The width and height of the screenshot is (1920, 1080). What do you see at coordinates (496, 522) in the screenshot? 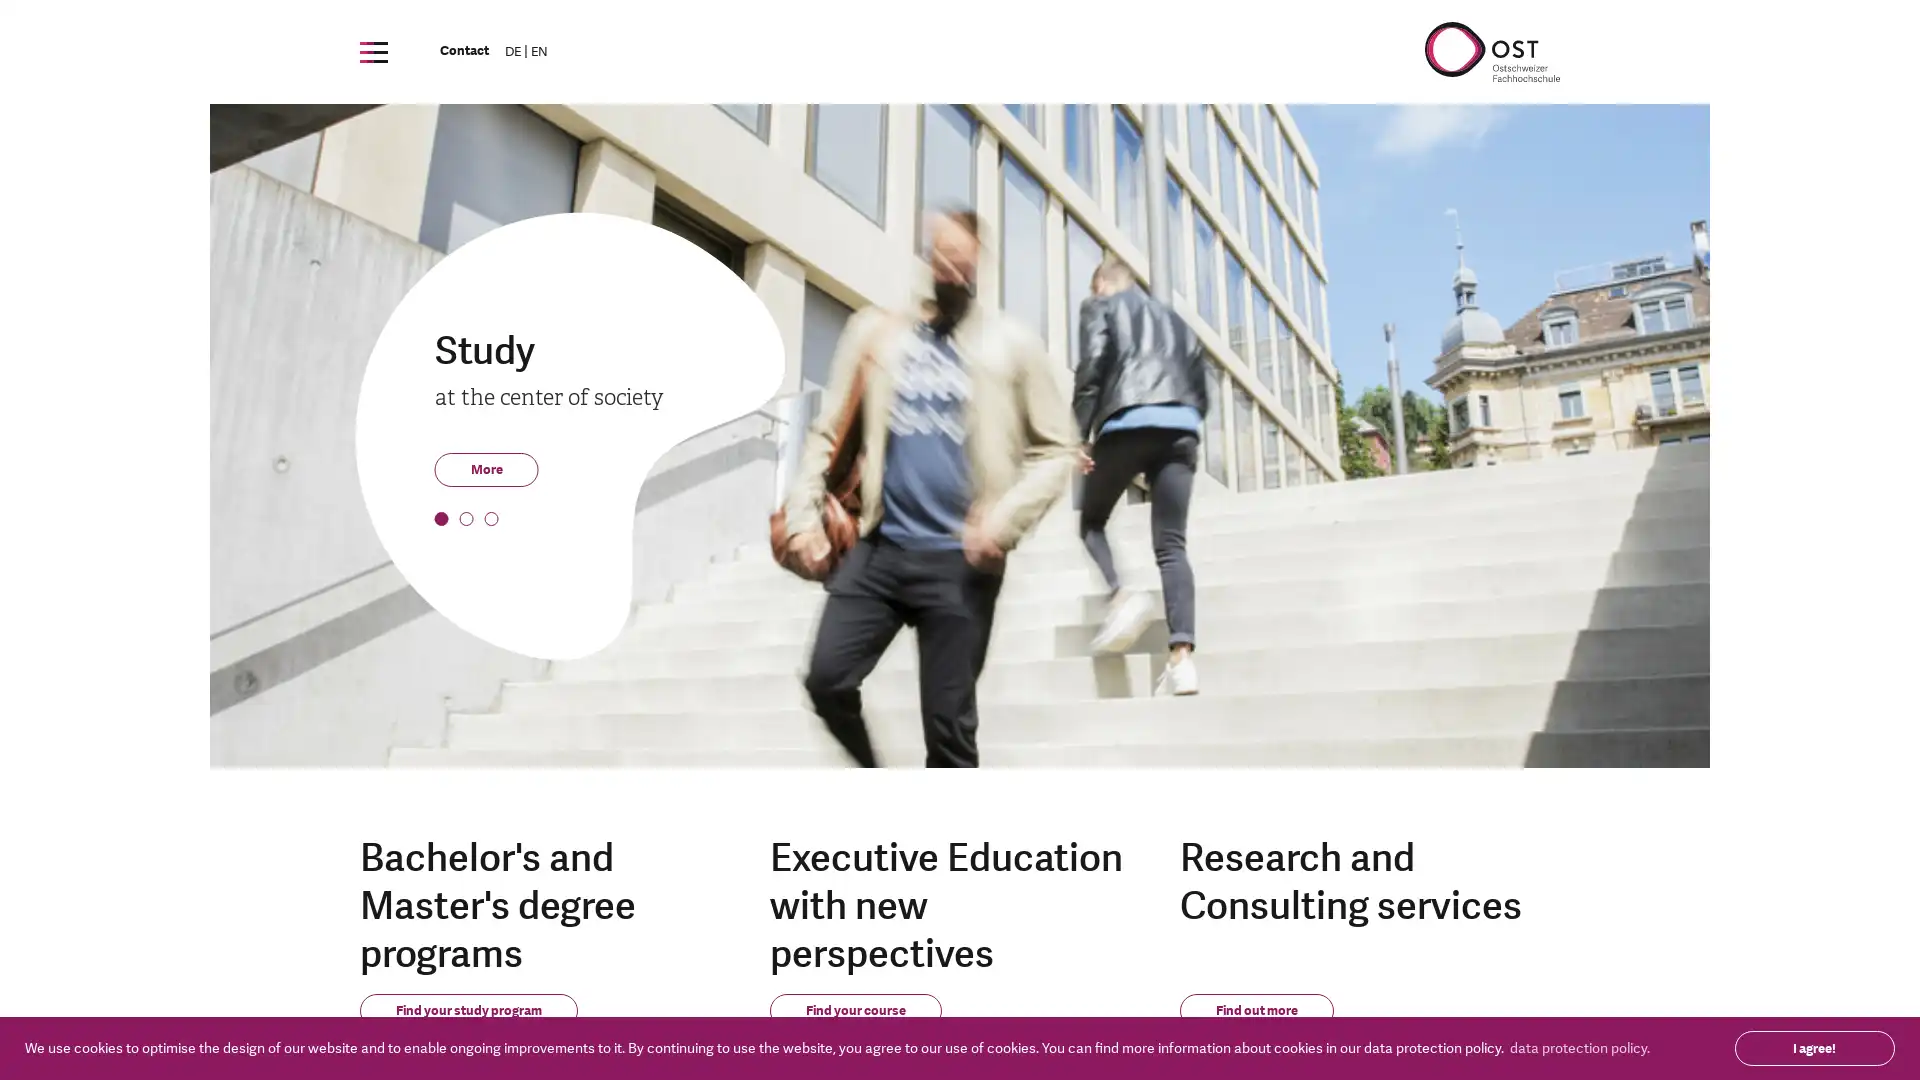
I see `3` at bounding box center [496, 522].